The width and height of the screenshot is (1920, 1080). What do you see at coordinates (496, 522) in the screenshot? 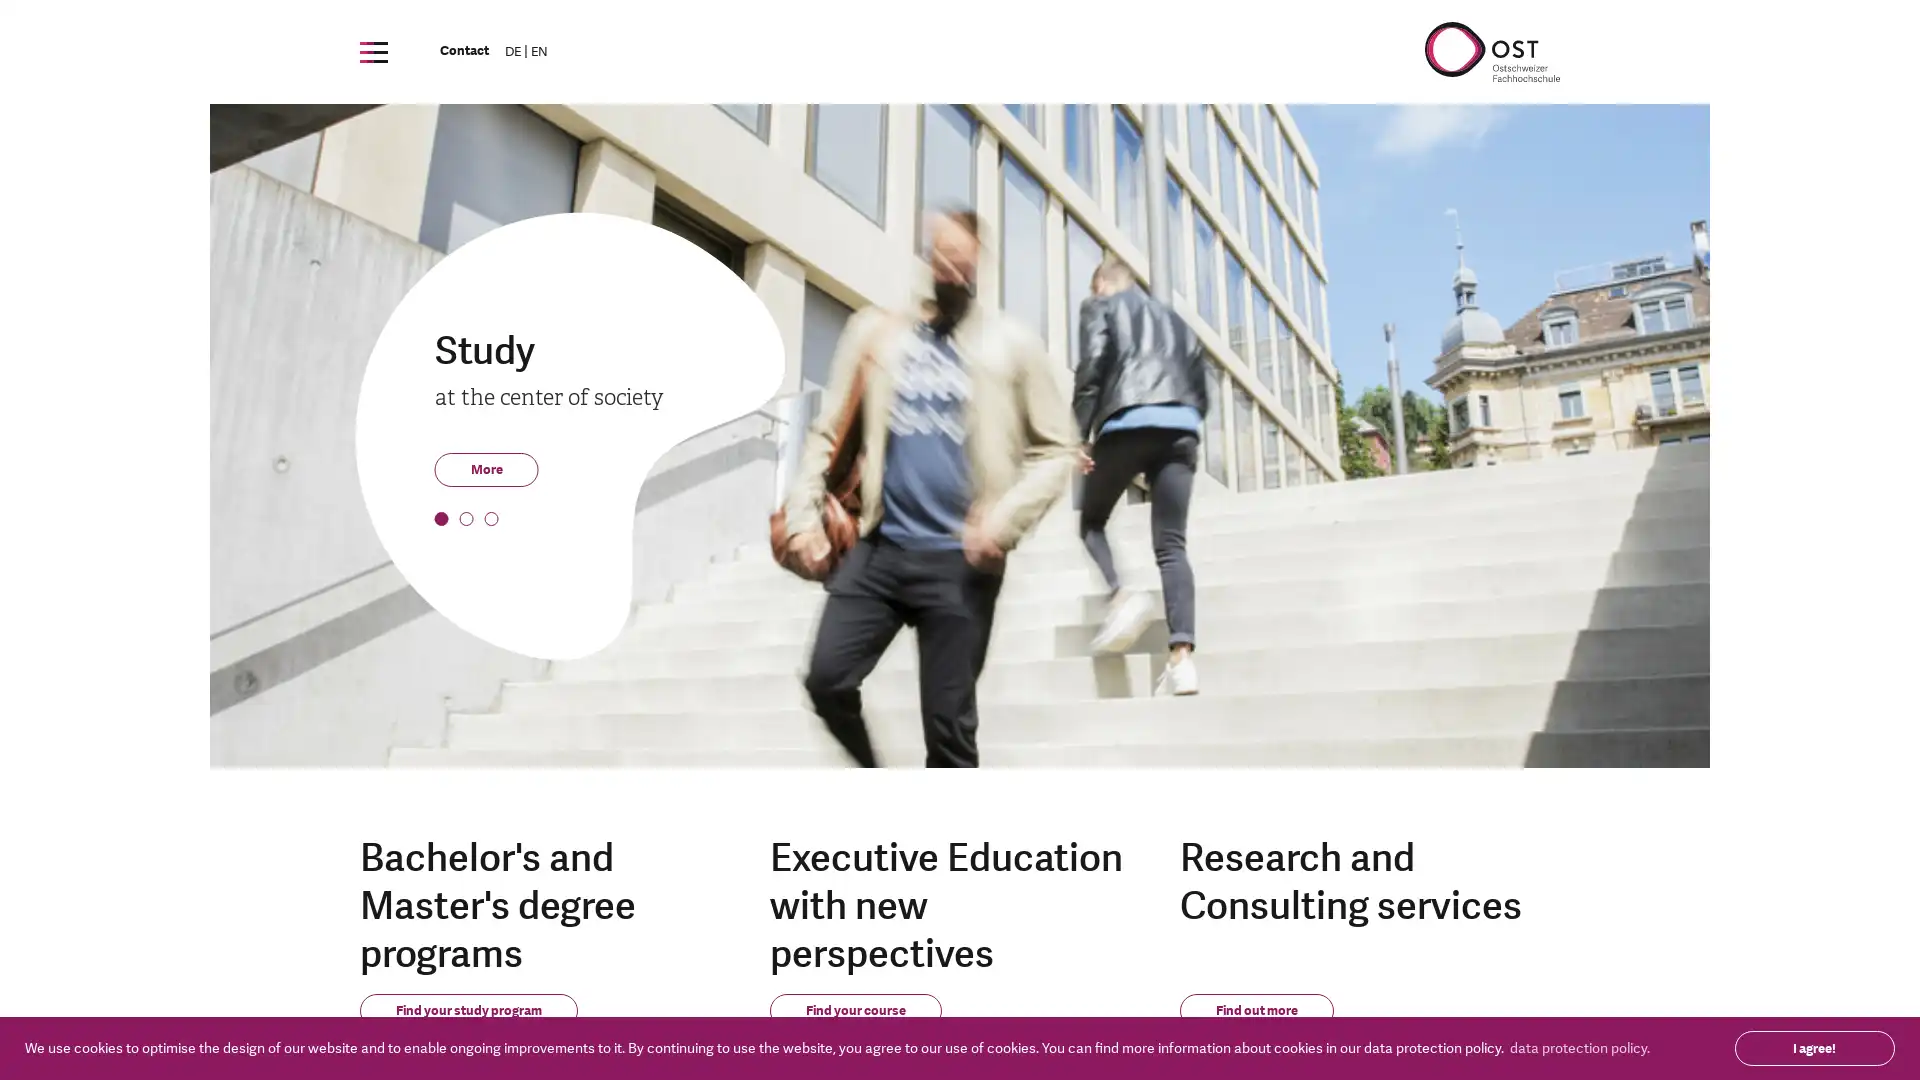
I see `3` at bounding box center [496, 522].